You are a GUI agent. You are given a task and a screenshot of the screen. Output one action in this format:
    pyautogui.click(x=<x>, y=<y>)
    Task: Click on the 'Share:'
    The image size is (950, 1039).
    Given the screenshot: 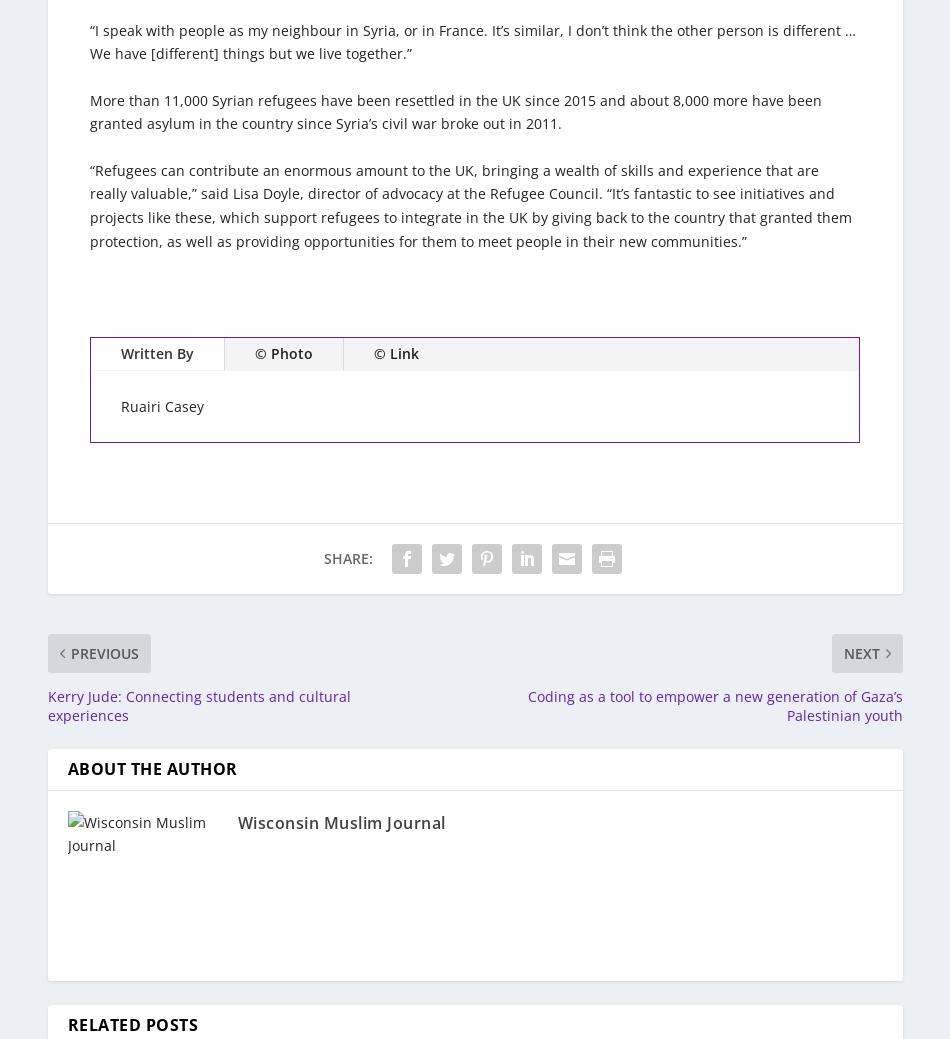 What is the action you would take?
    pyautogui.click(x=346, y=558)
    